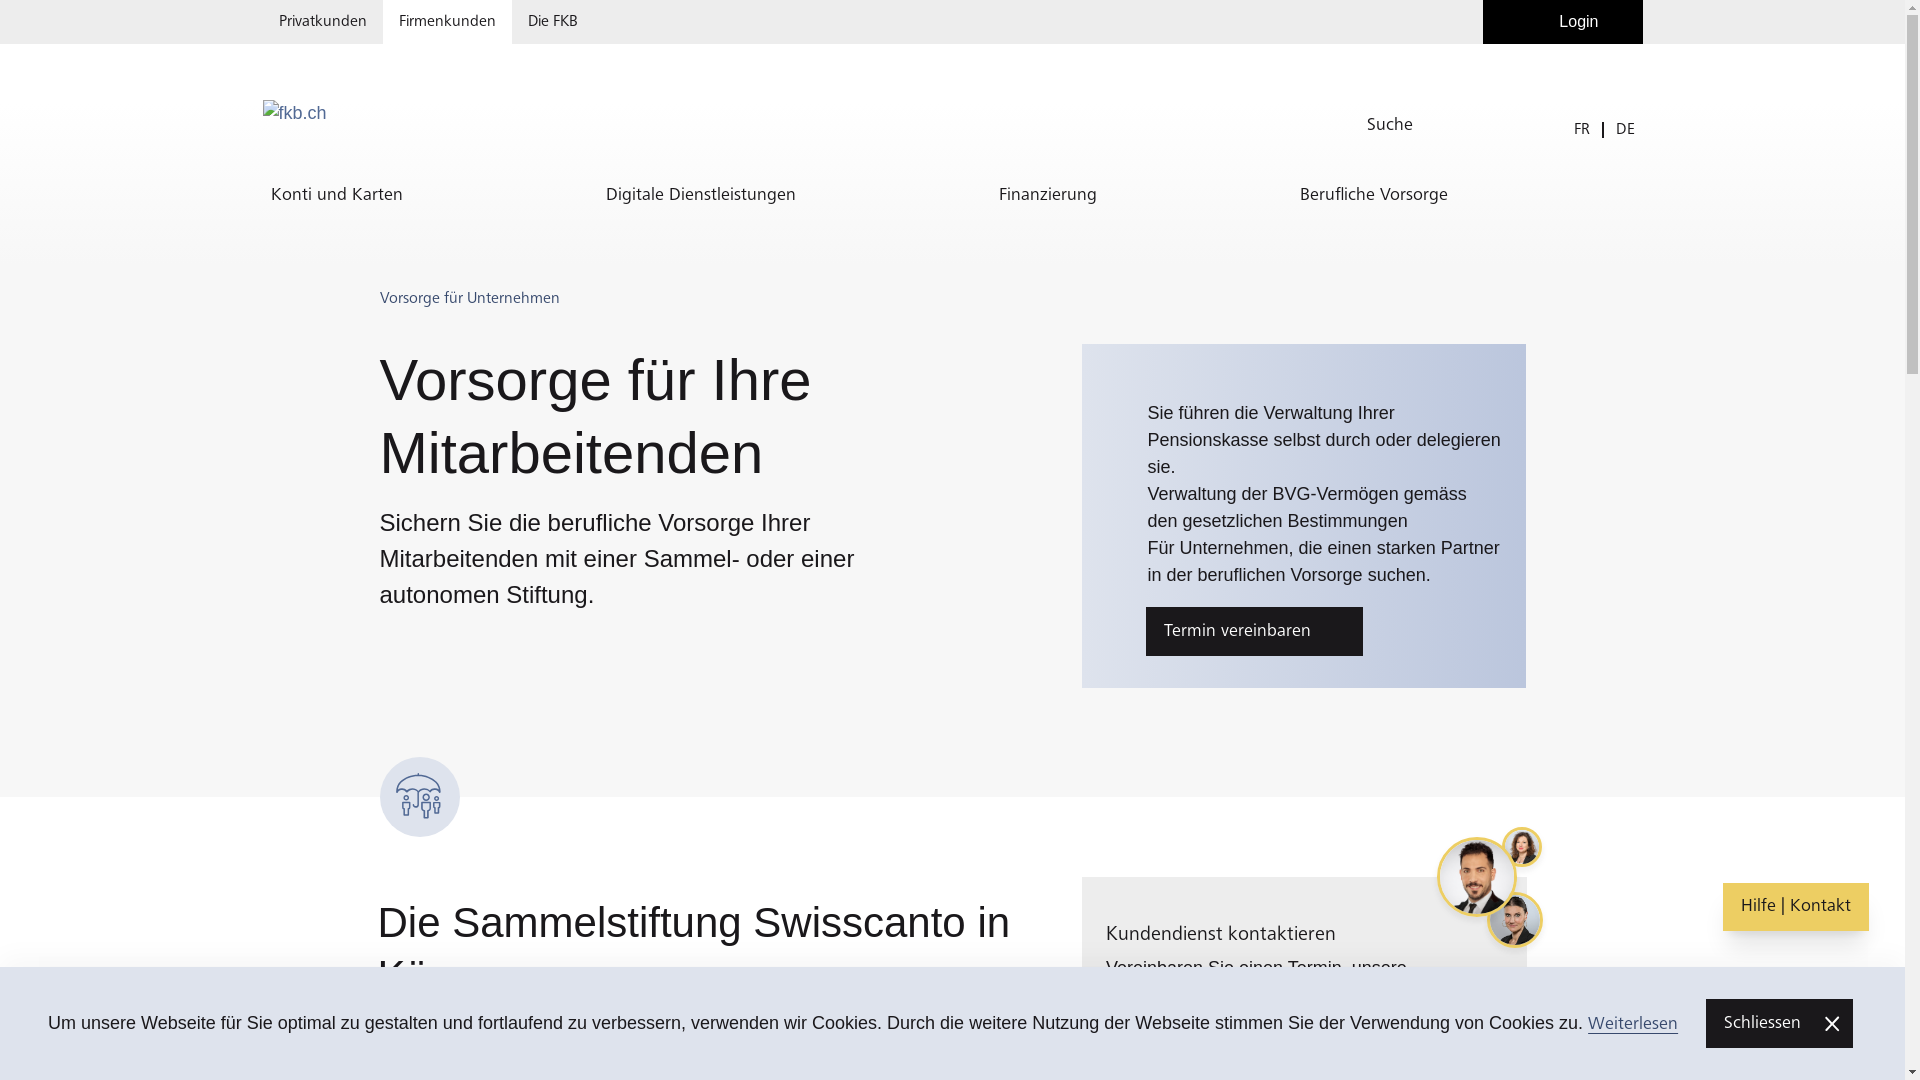  Describe the element at coordinates (1632, 1023) in the screenshot. I see `'Weiterlesen'` at that location.